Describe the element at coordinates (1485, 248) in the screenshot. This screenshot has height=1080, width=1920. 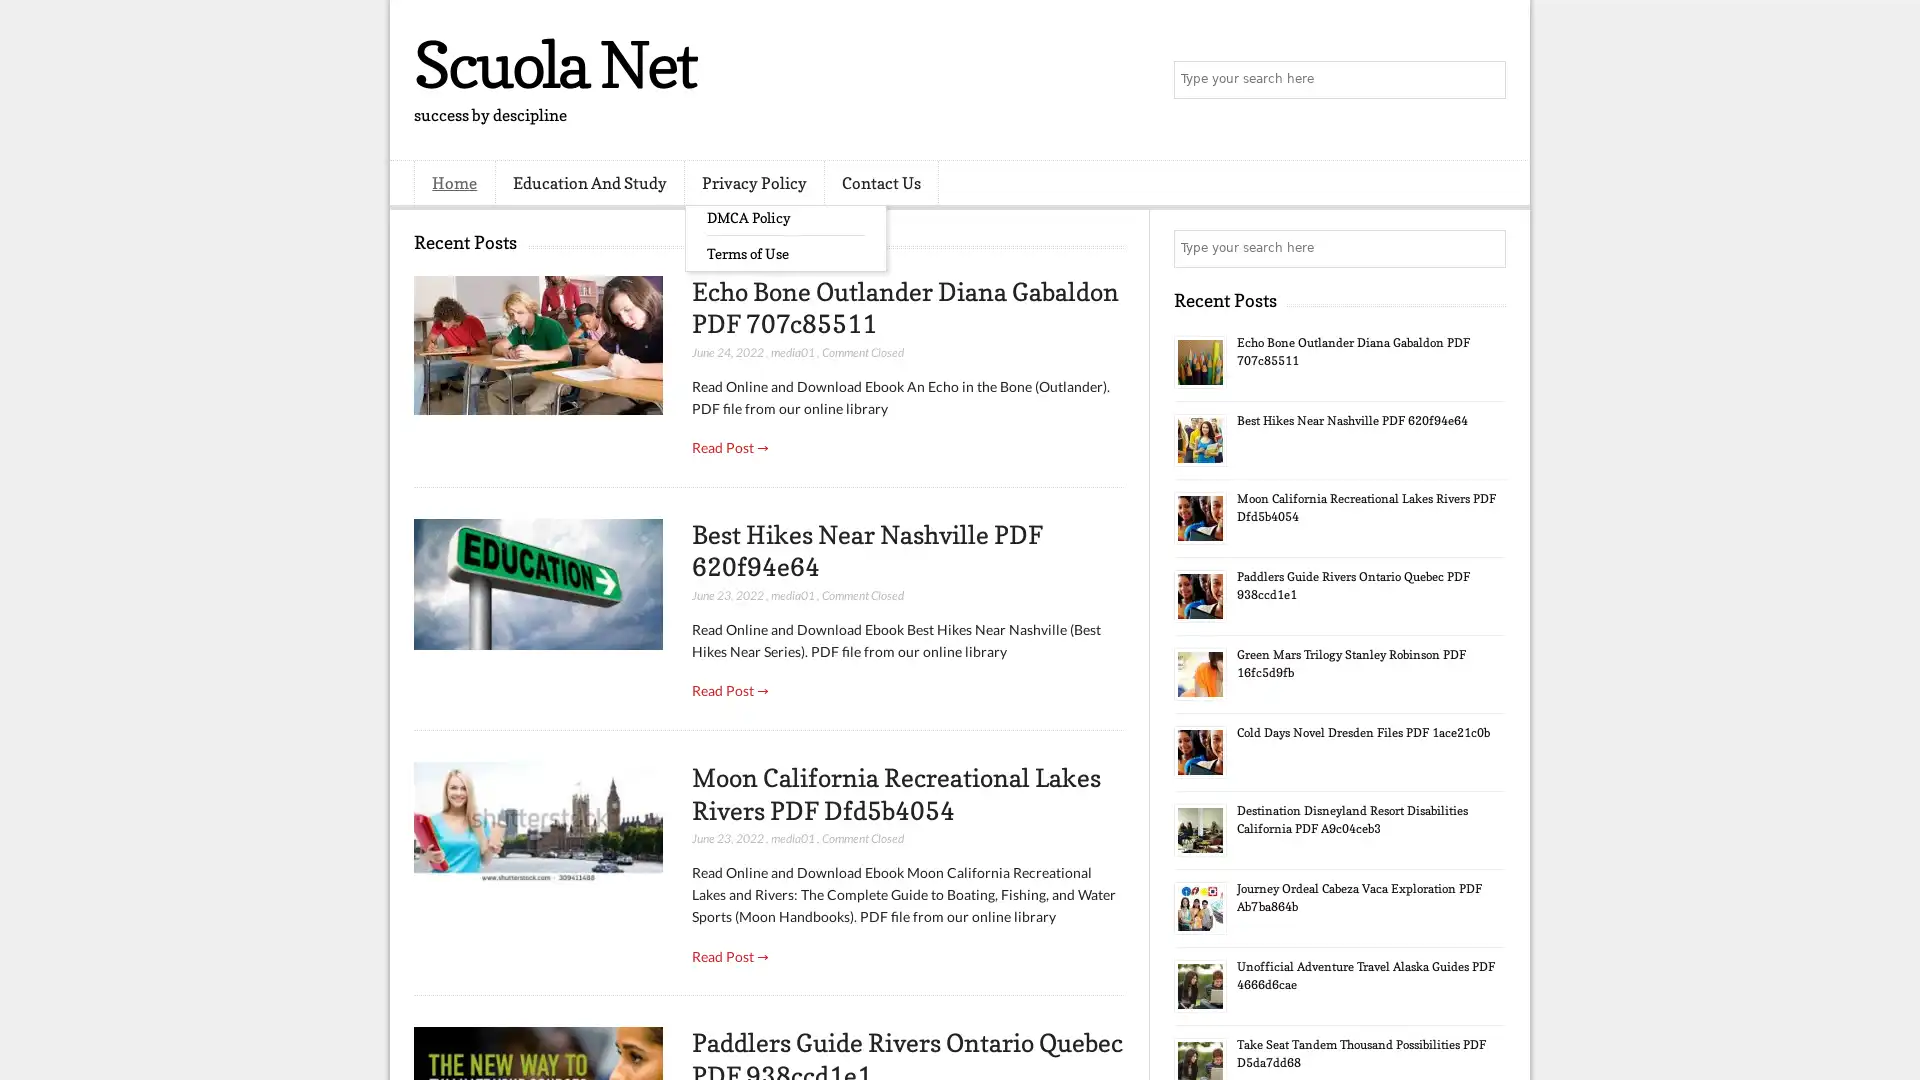
I see `Search` at that location.